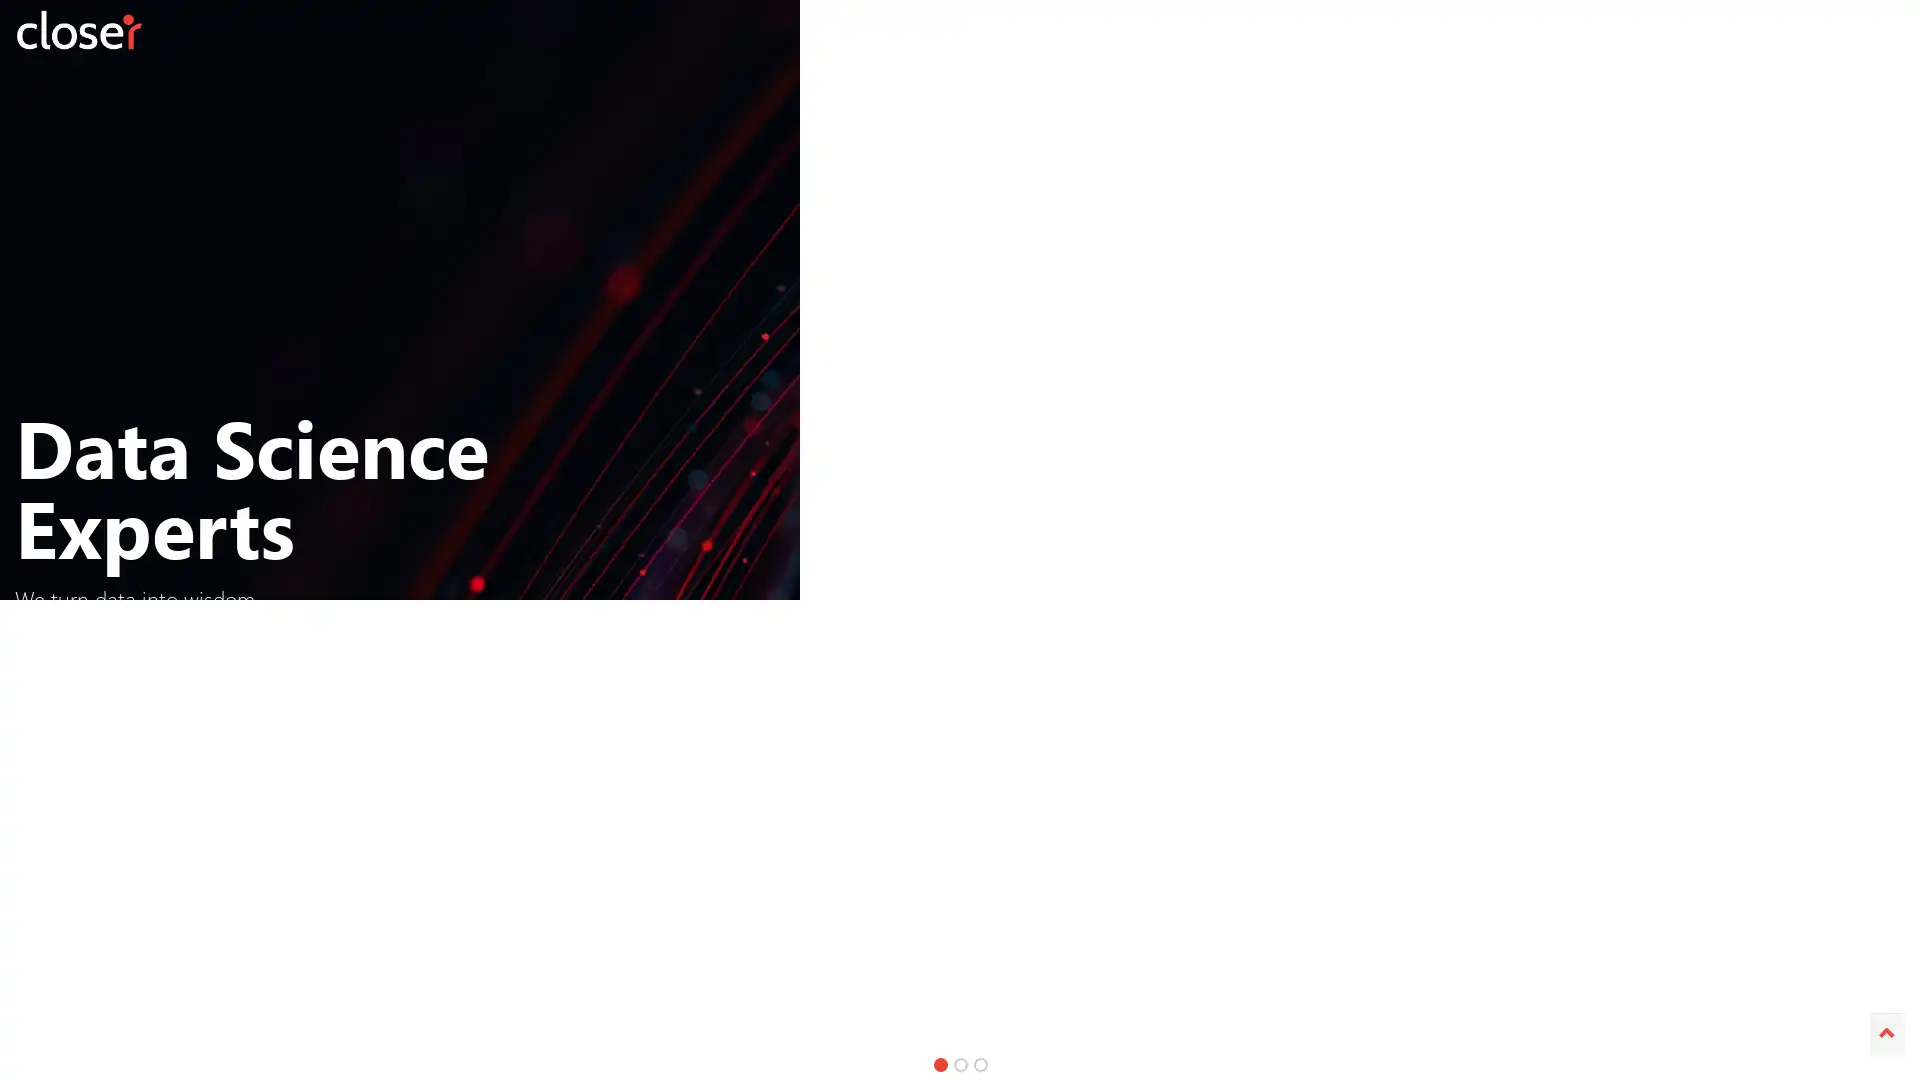 The height and width of the screenshot is (1080, 1920). I want to click on 3, so click(980, 1063).